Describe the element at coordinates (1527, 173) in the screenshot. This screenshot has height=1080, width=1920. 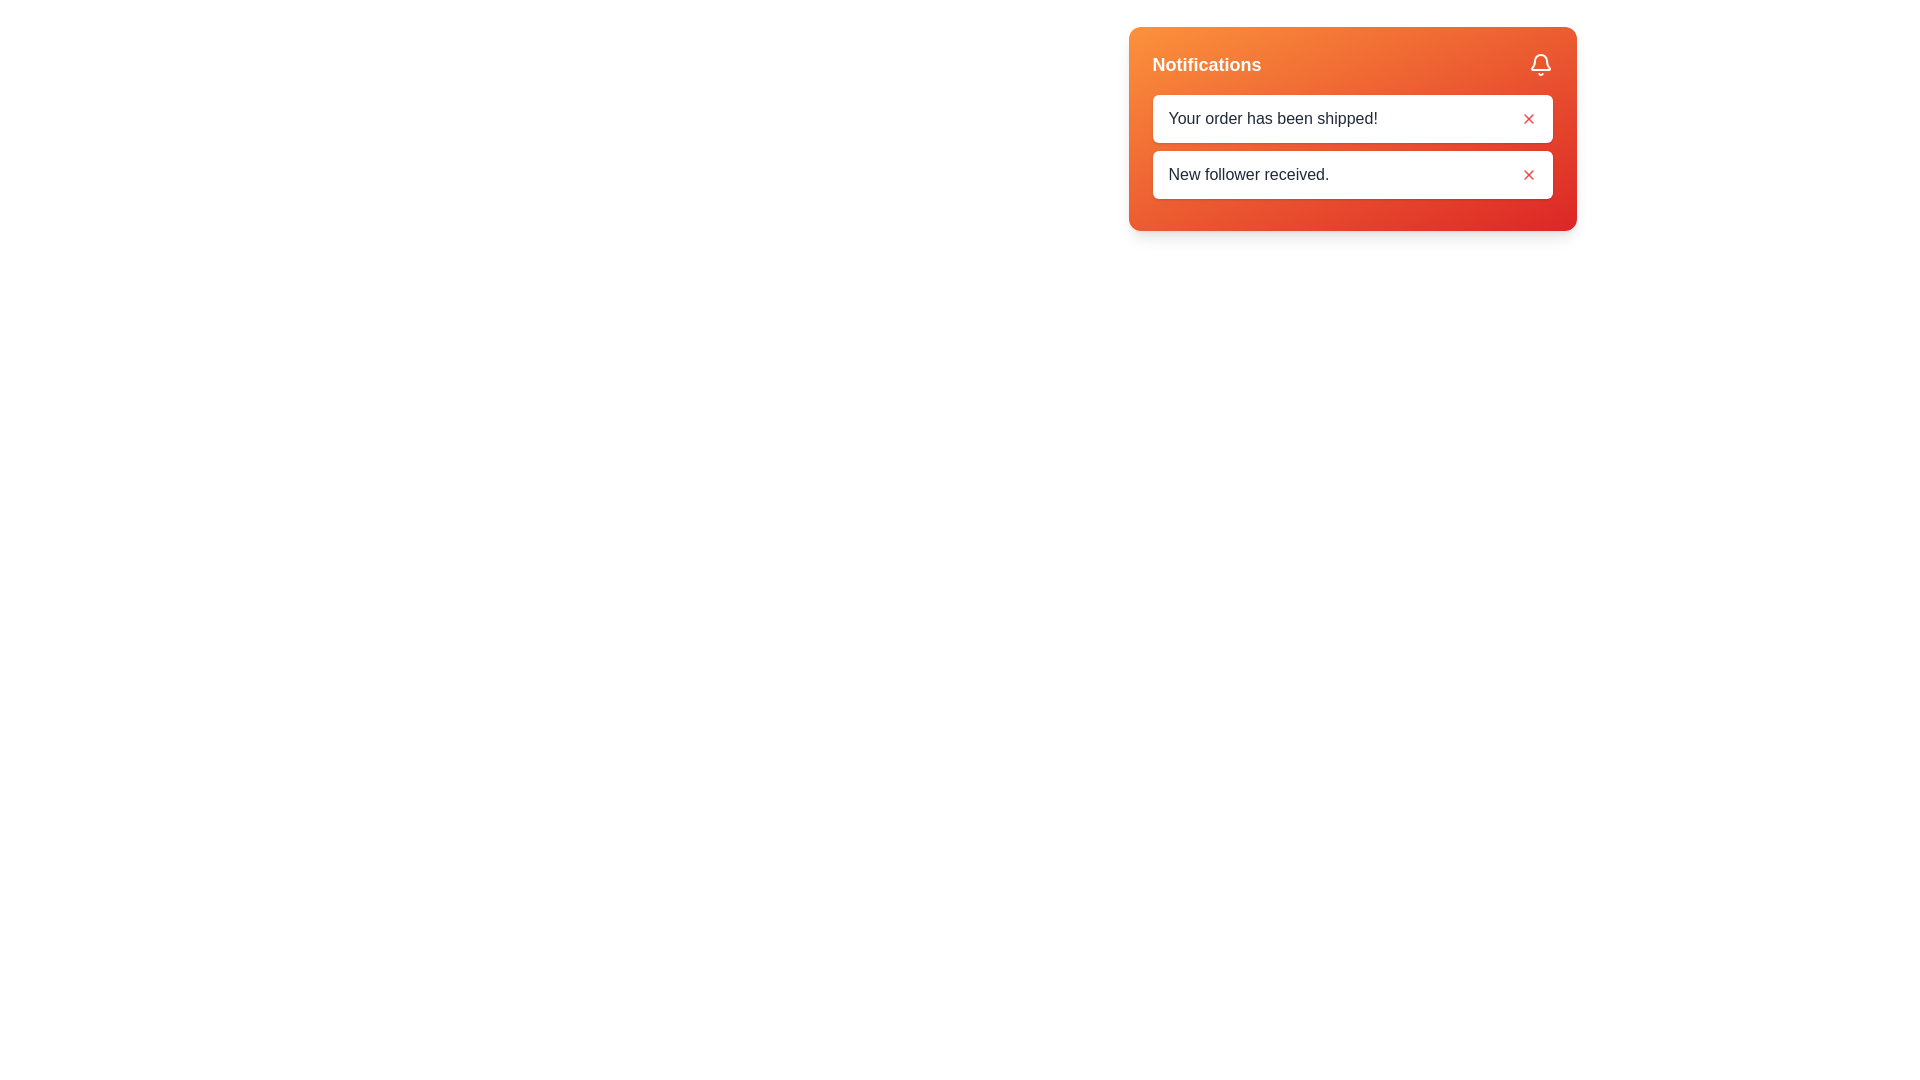
I see `the dismiss button located in the bottom-right corner of the notification card associated with the 'New follower received.' notification` at that location.